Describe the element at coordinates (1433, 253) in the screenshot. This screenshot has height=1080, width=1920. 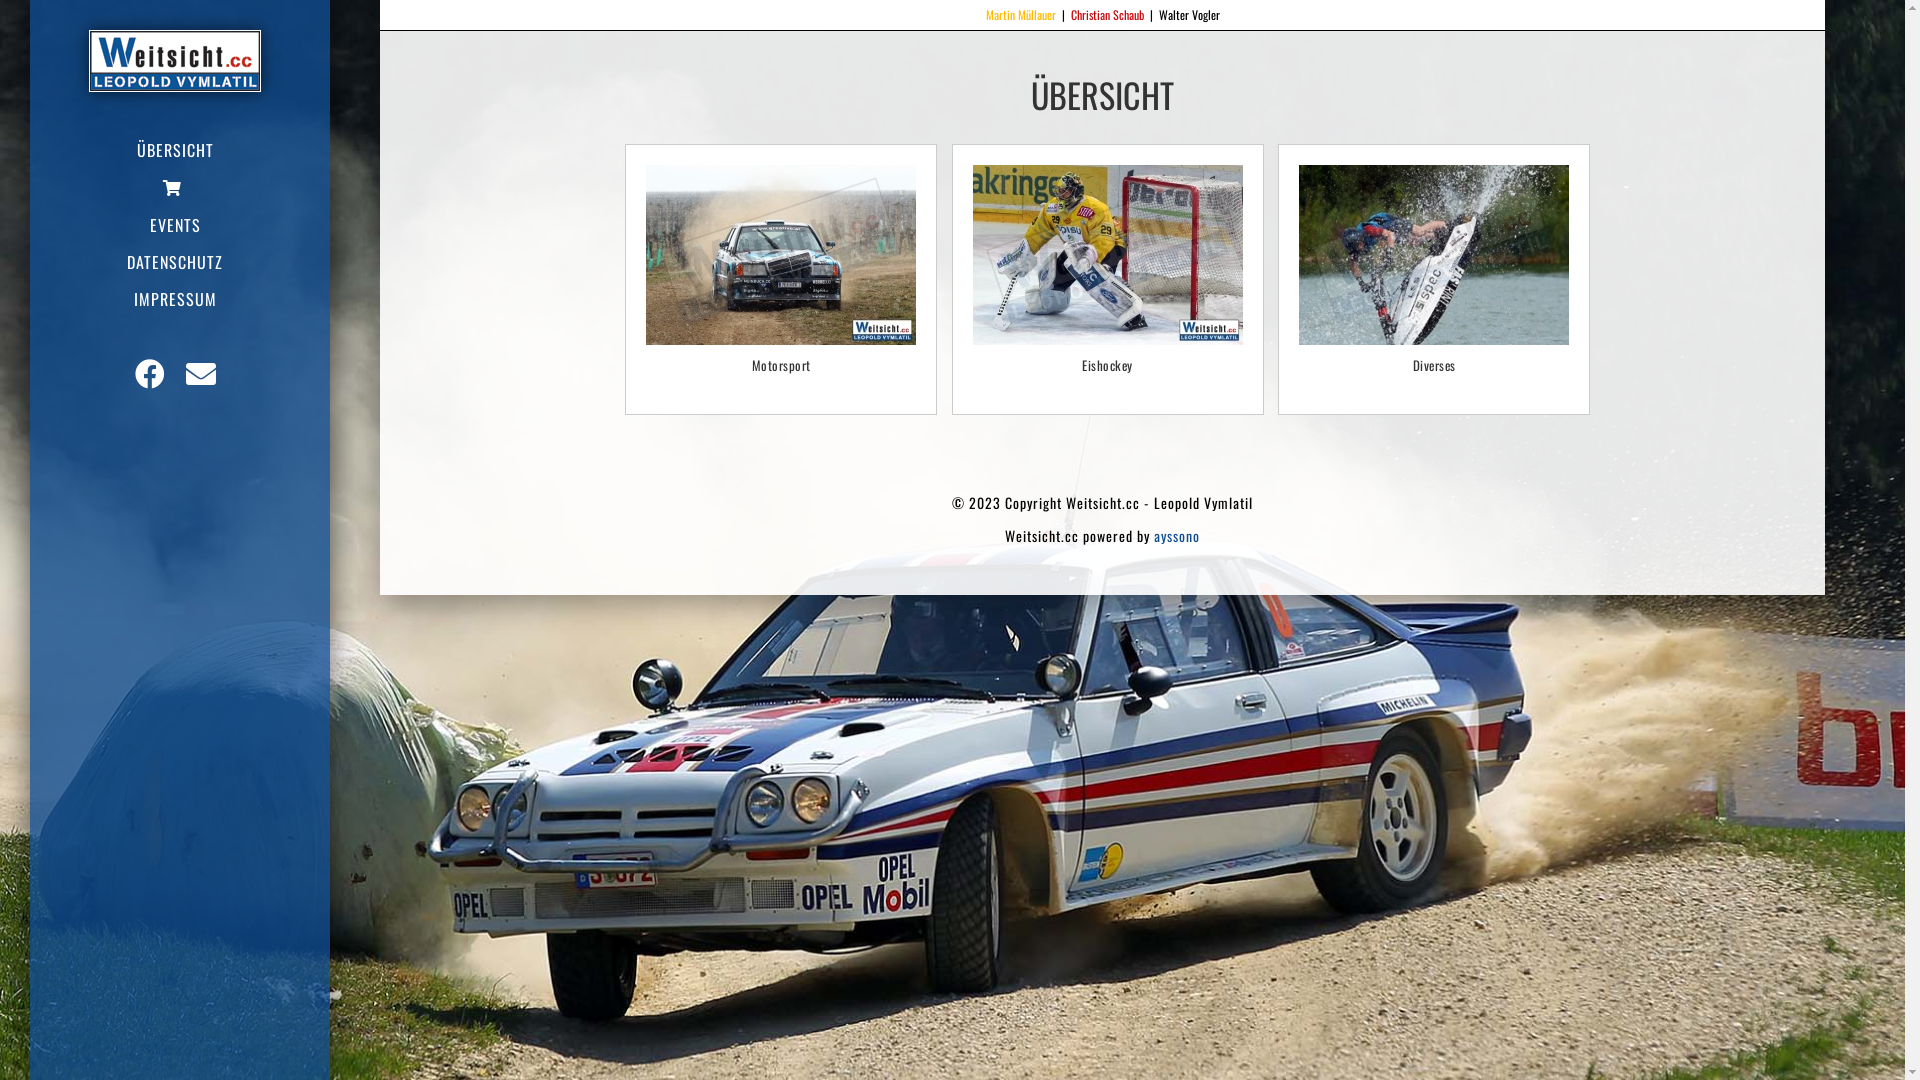
I see `'LEVY0008'` at that location.